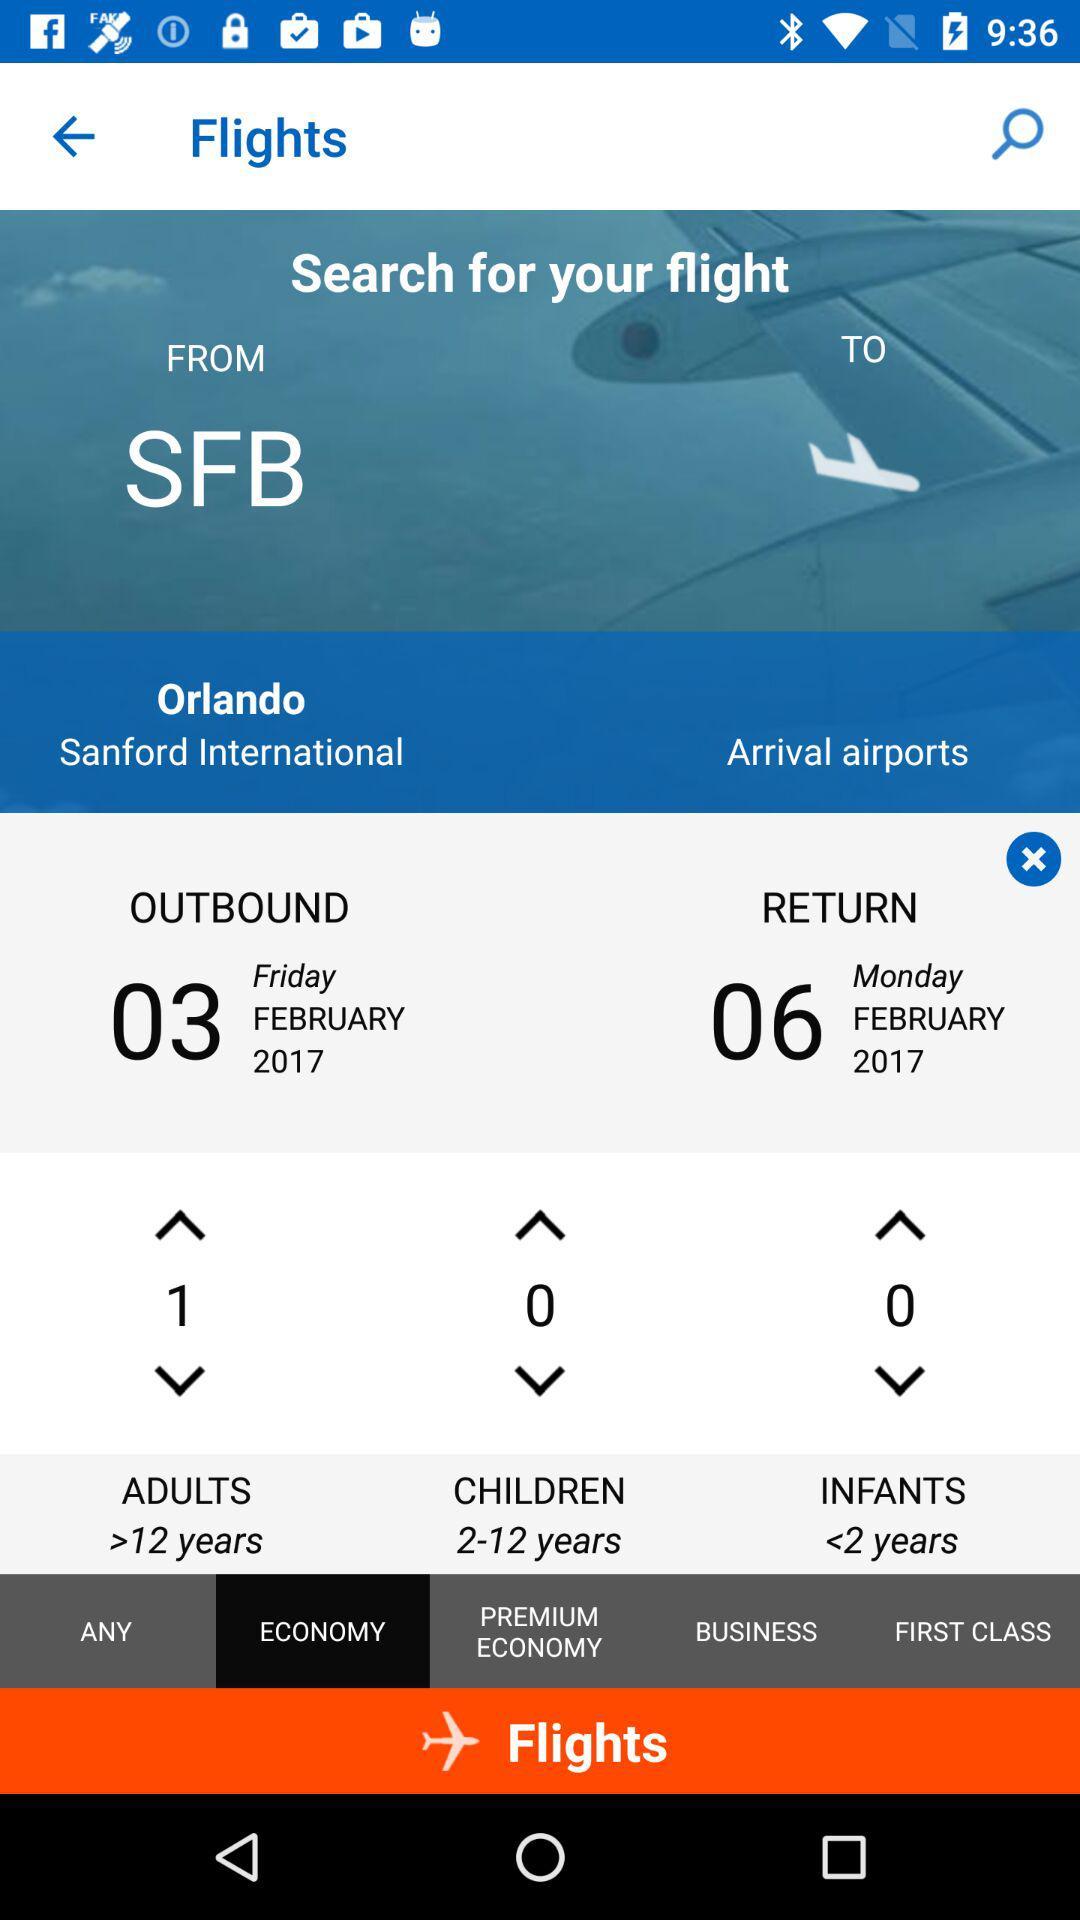 The height and width of the screenshot is (1920, 1080). I want to click on the icon to the right of the economy icon, so click(538, 1631).